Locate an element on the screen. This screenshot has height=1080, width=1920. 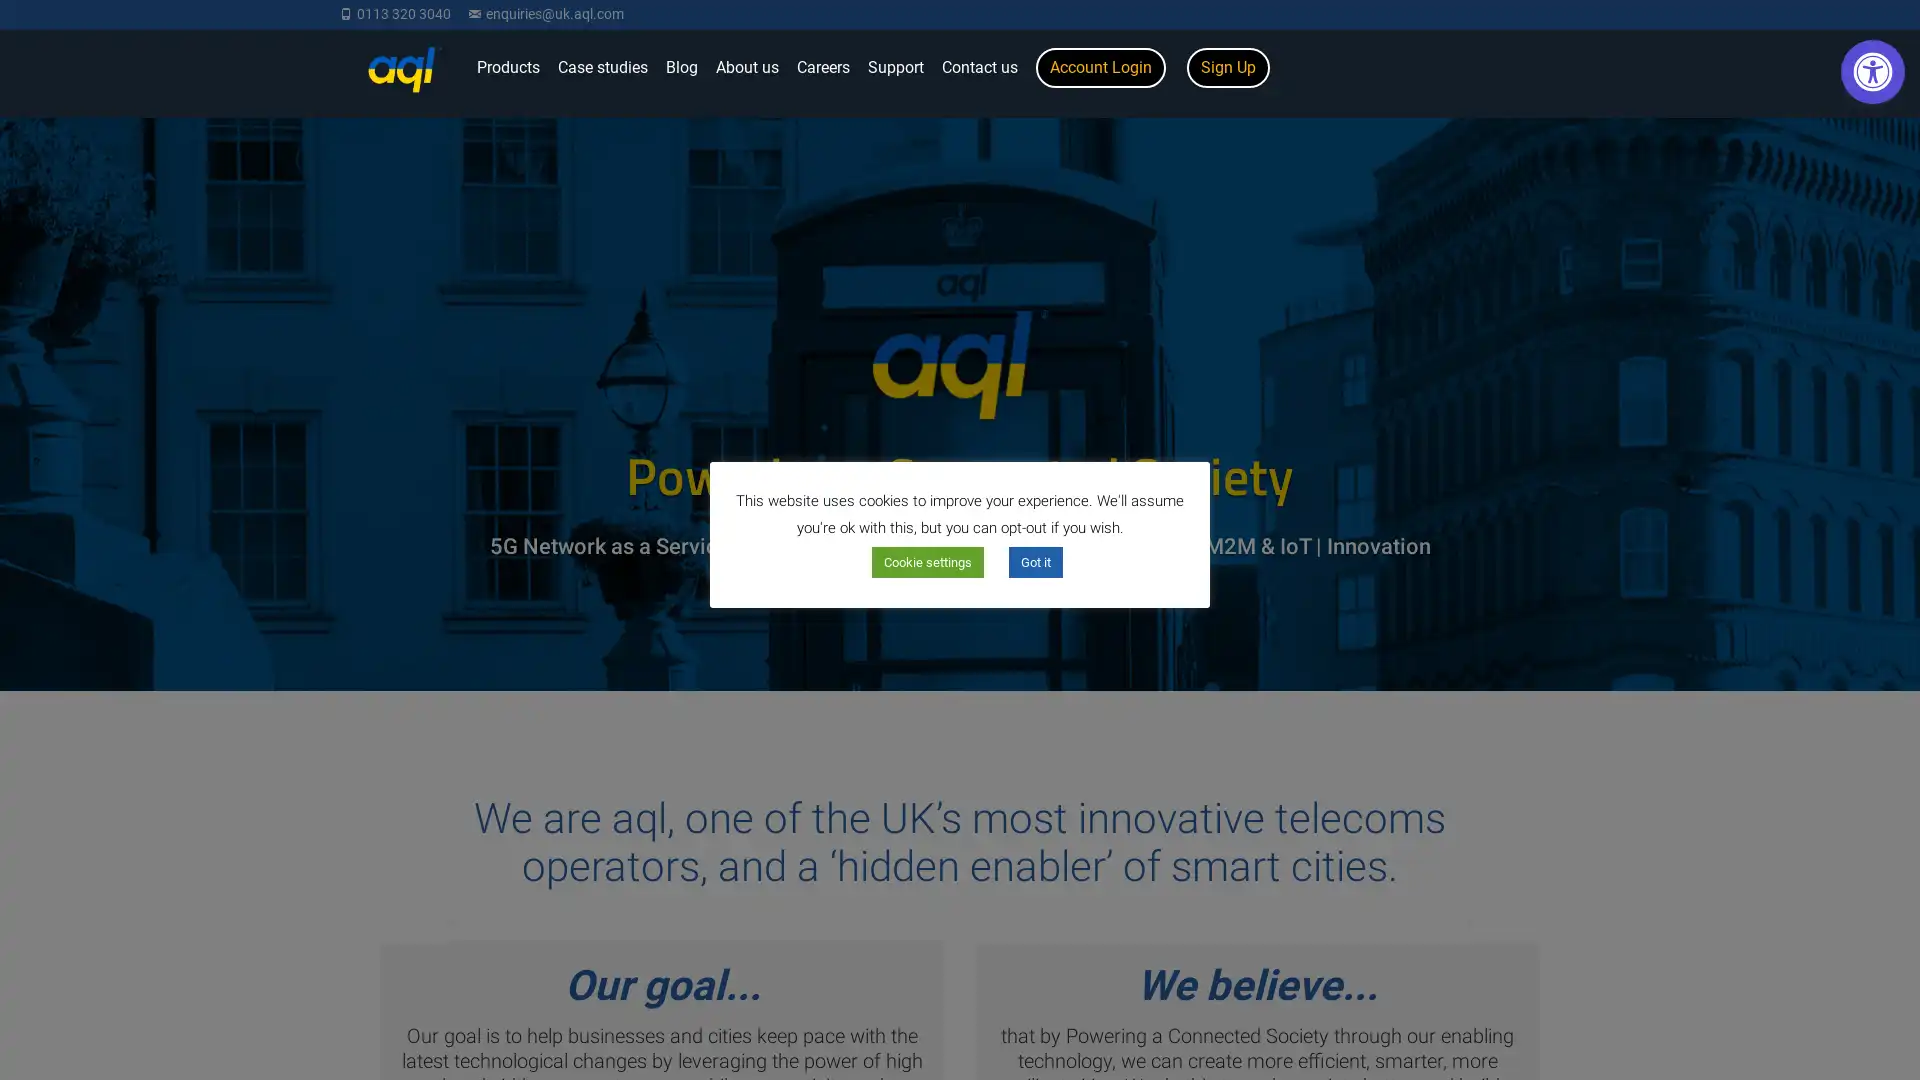
Brightness is located at coordinates (1595, 300).